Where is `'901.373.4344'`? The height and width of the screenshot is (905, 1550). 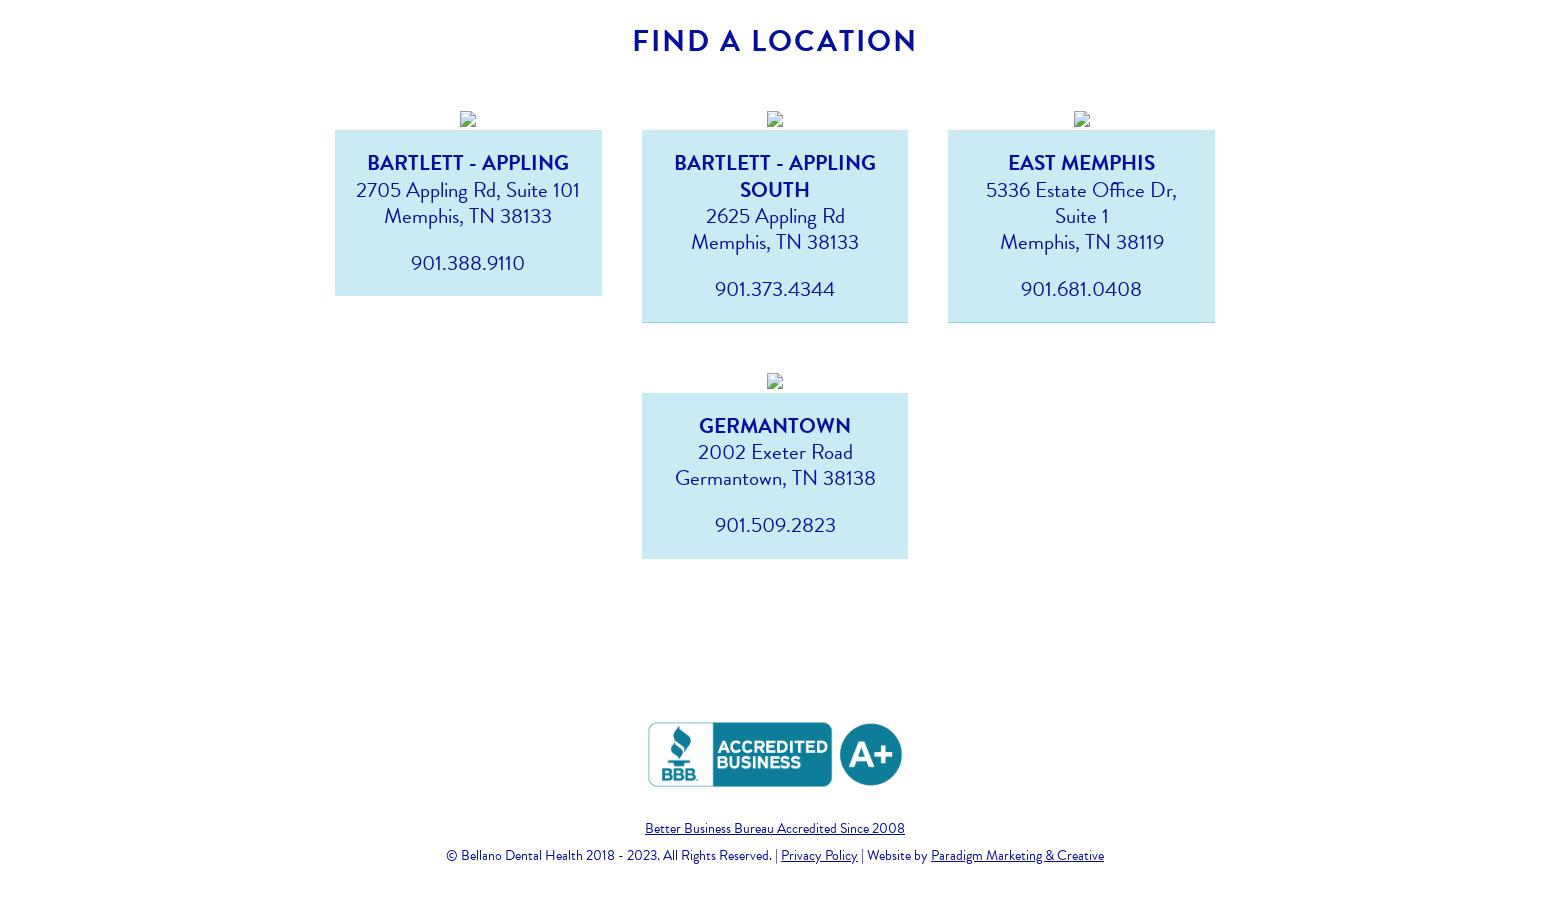
'901.373.4344' is located at coordinates (775, 288).